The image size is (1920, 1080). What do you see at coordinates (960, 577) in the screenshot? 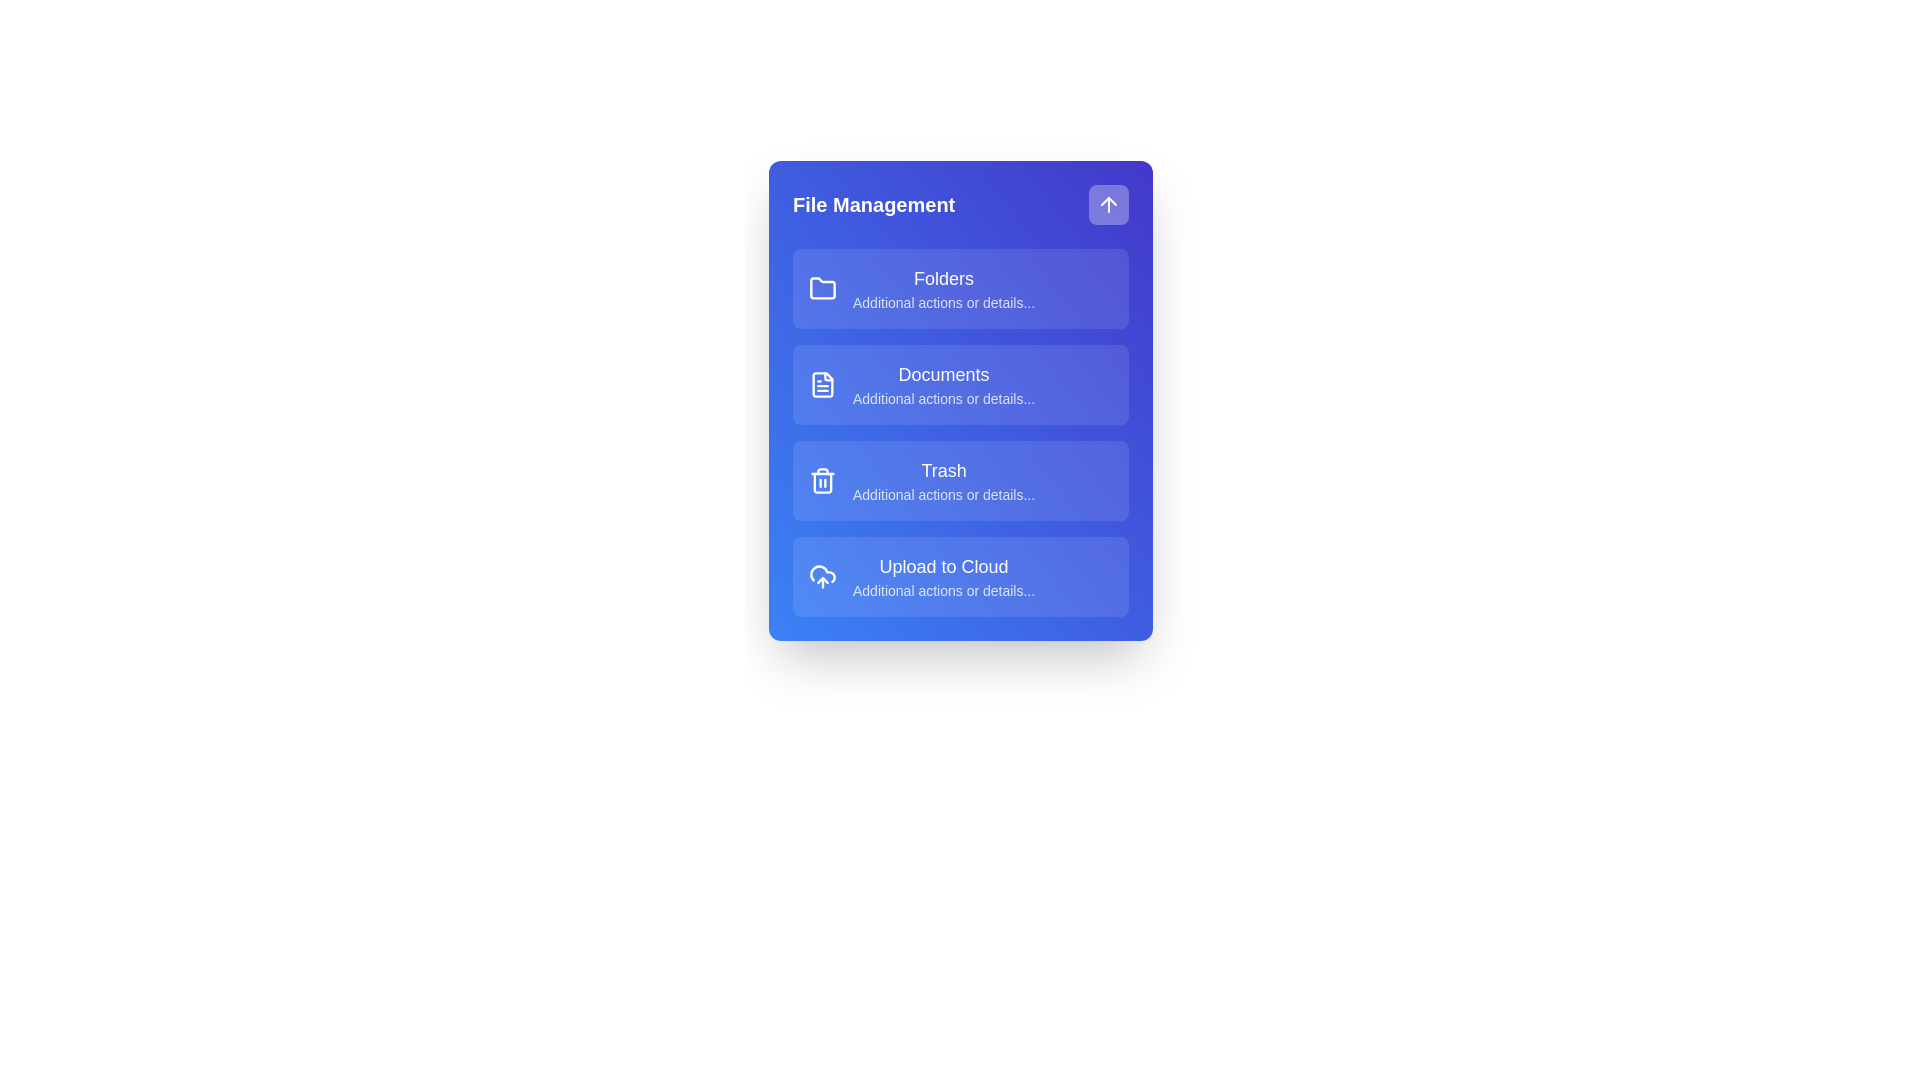
I see `the menu item Upload to Cloud` at bounding box center [960, 577].